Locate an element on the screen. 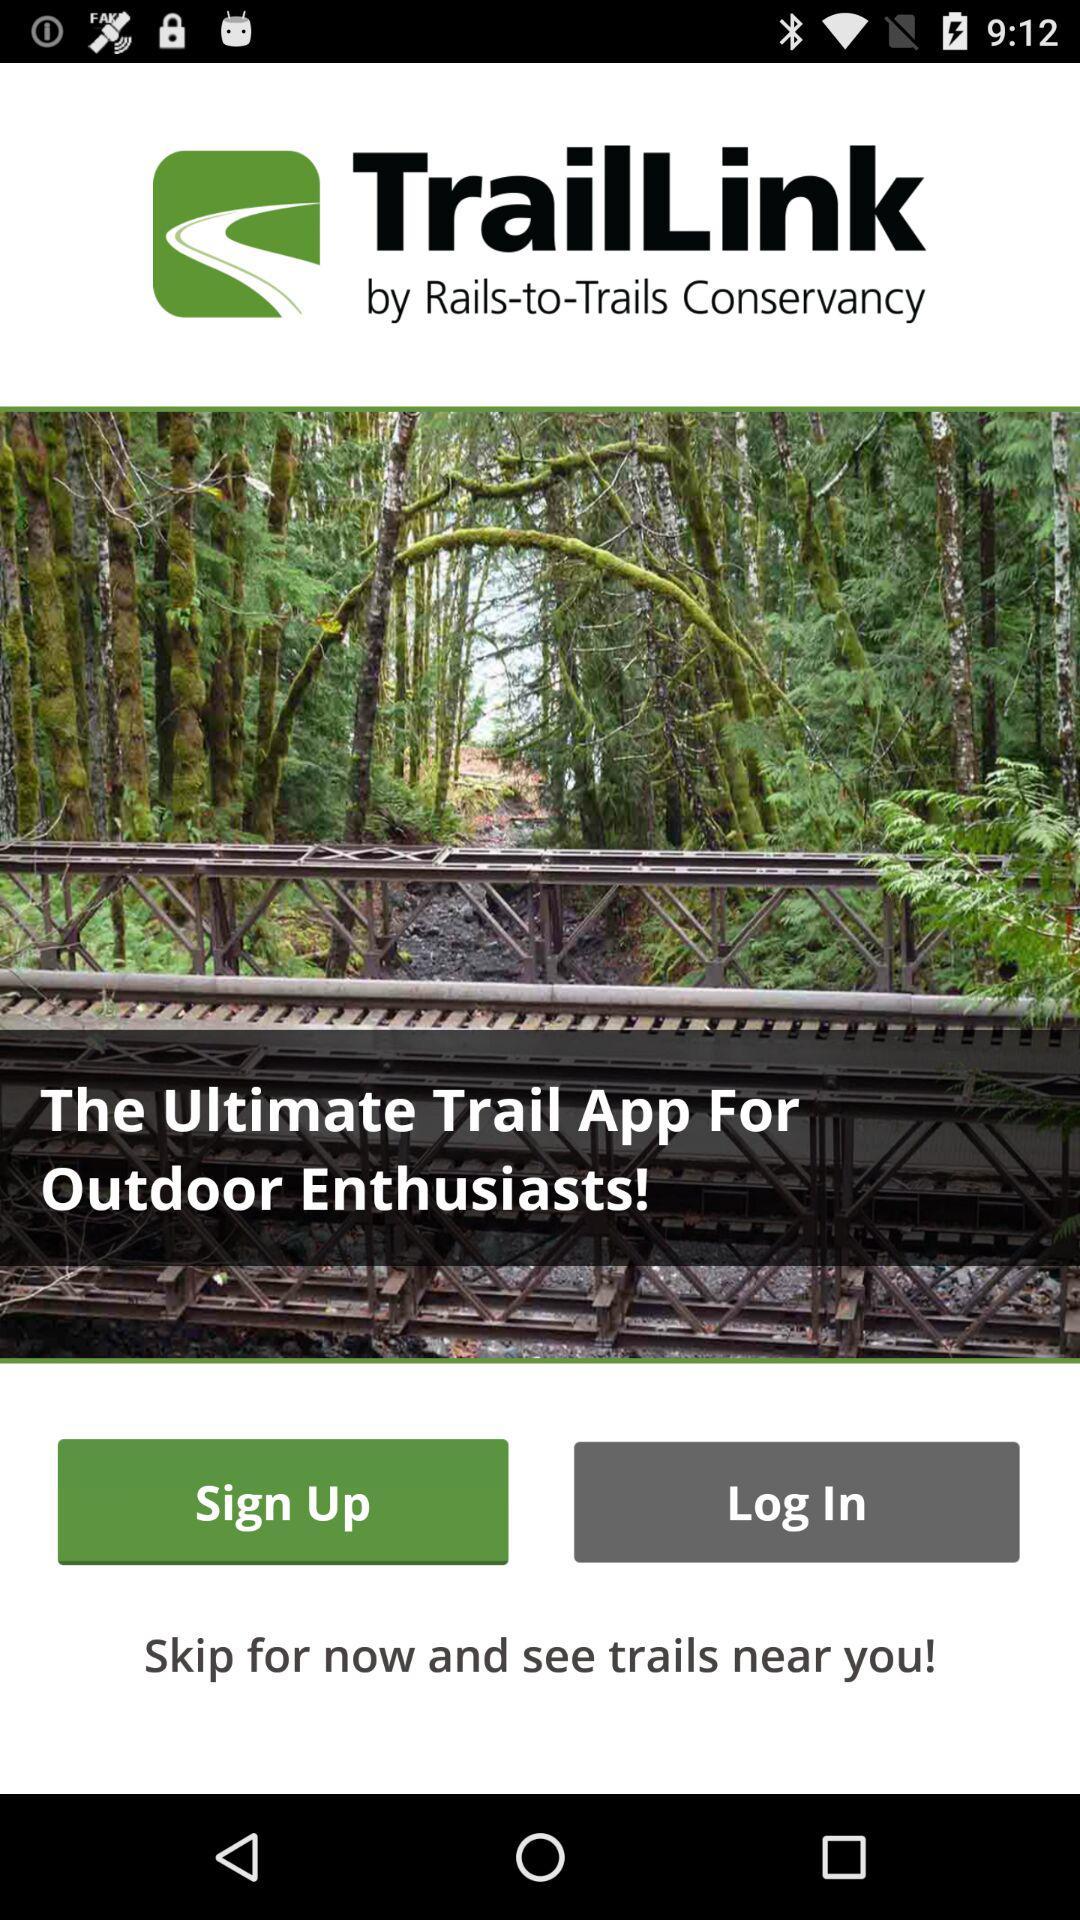 The height and width of the screenshot is (1920, 1080). icon to the right of the sign up item is located at coordinates (795, 1502).